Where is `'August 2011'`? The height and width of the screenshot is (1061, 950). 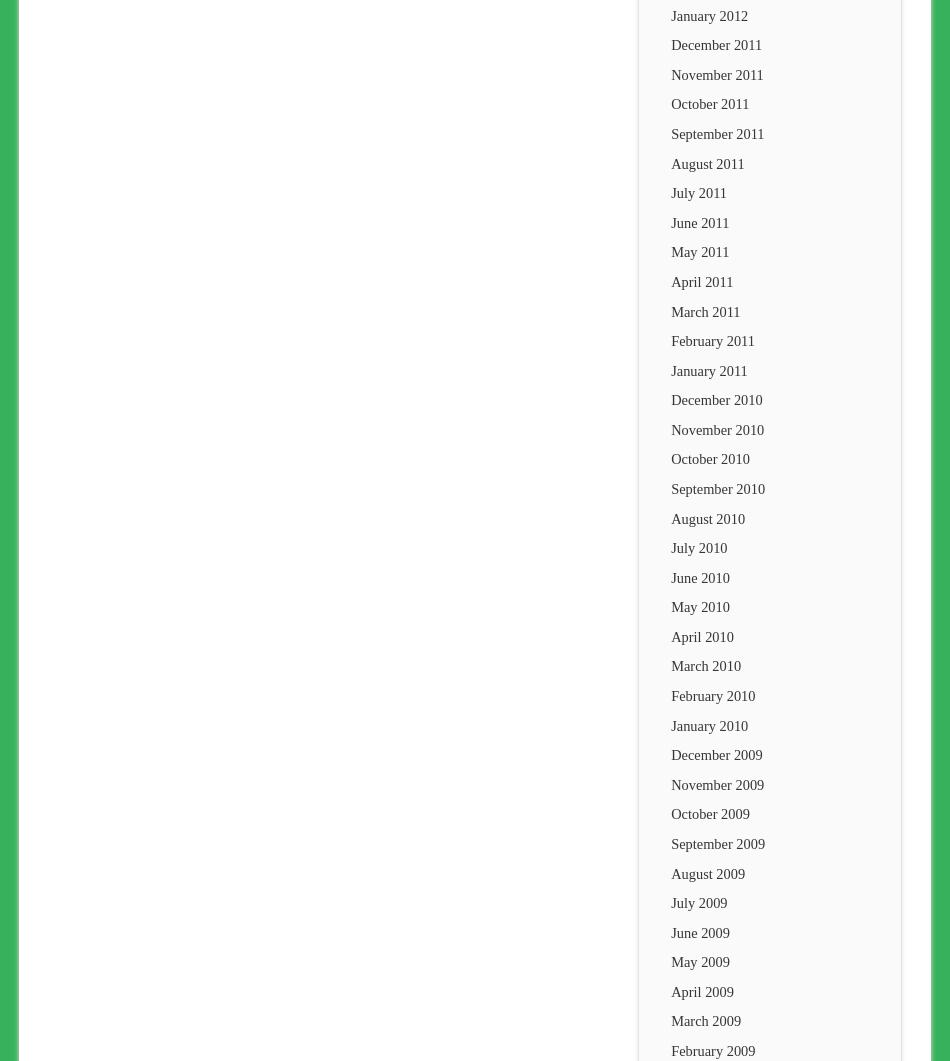
'August 2011' is located at coordinates (707, 162).